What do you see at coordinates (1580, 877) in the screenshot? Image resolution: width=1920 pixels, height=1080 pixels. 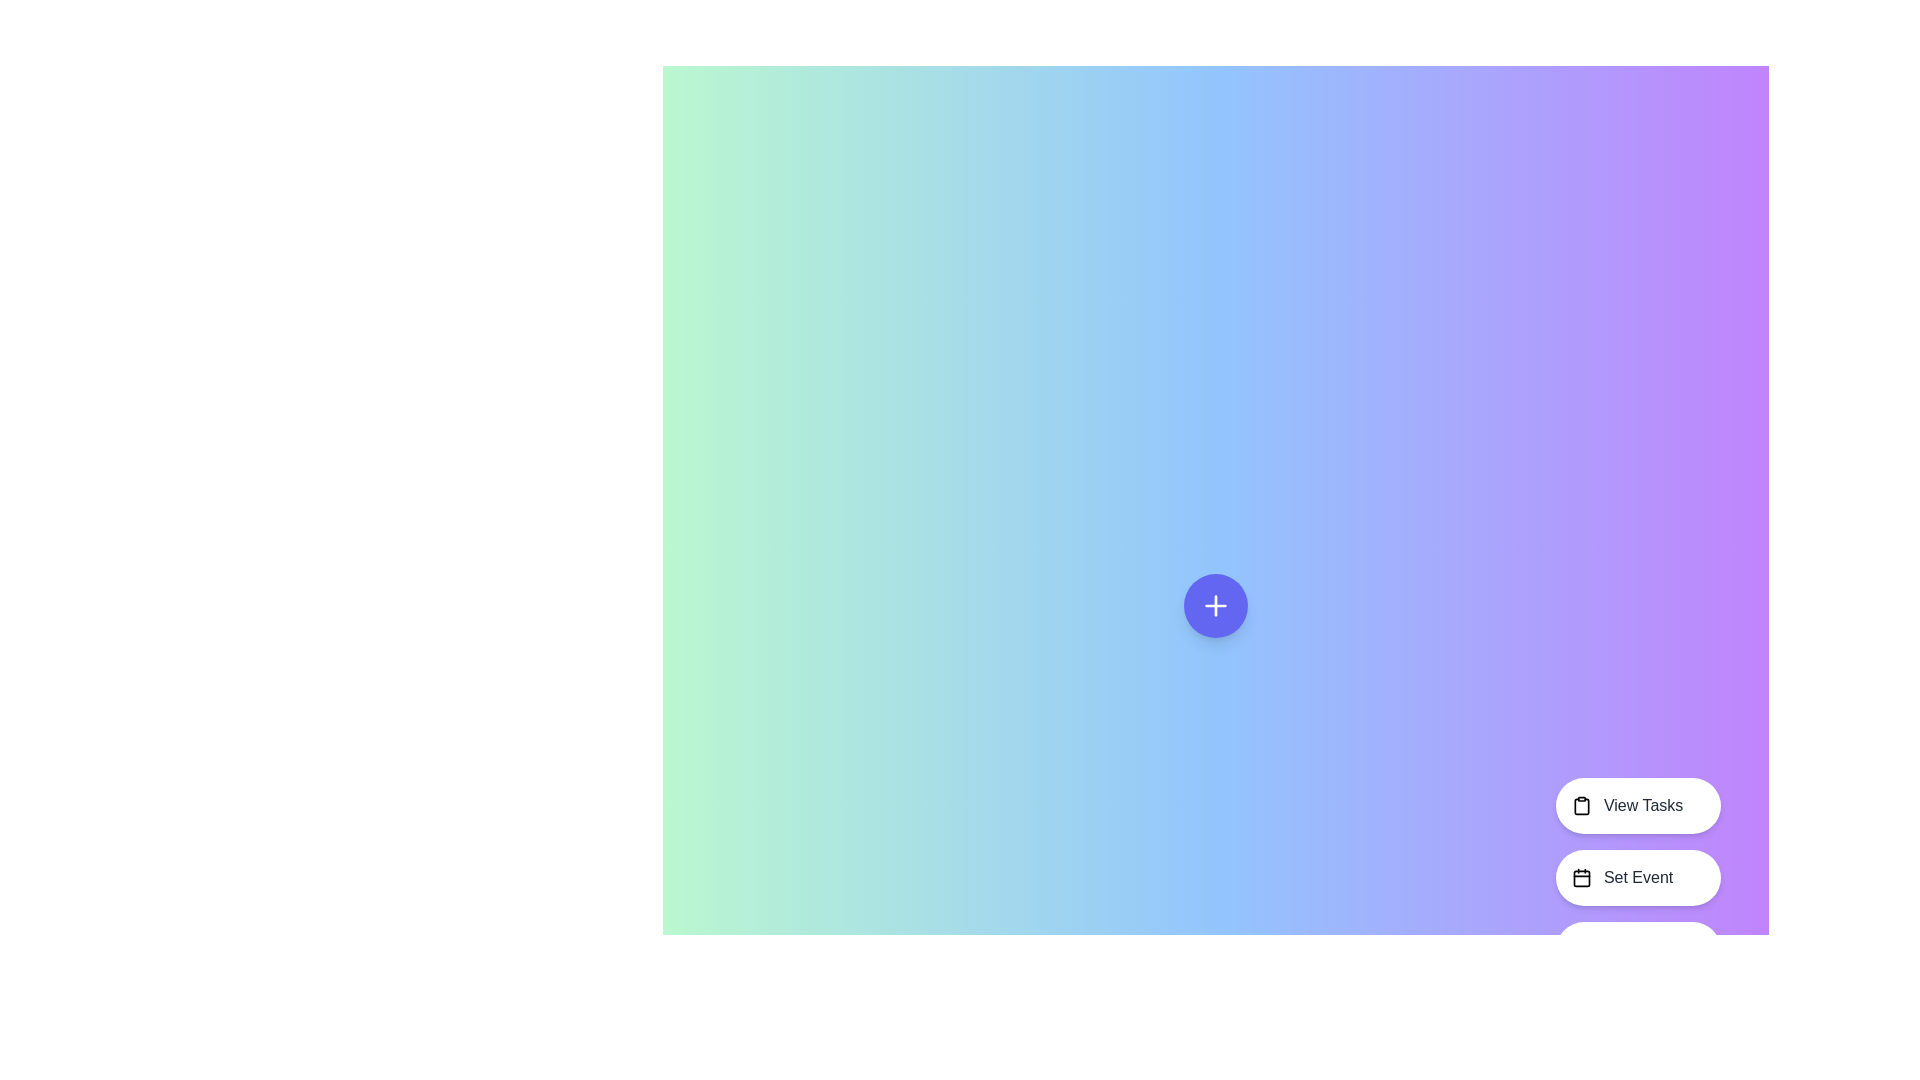 I see `decorative or functional icon within the 'Set Event' button located at the bottom-right corner of the interface for additional information` at bounding box center [1580, 877].